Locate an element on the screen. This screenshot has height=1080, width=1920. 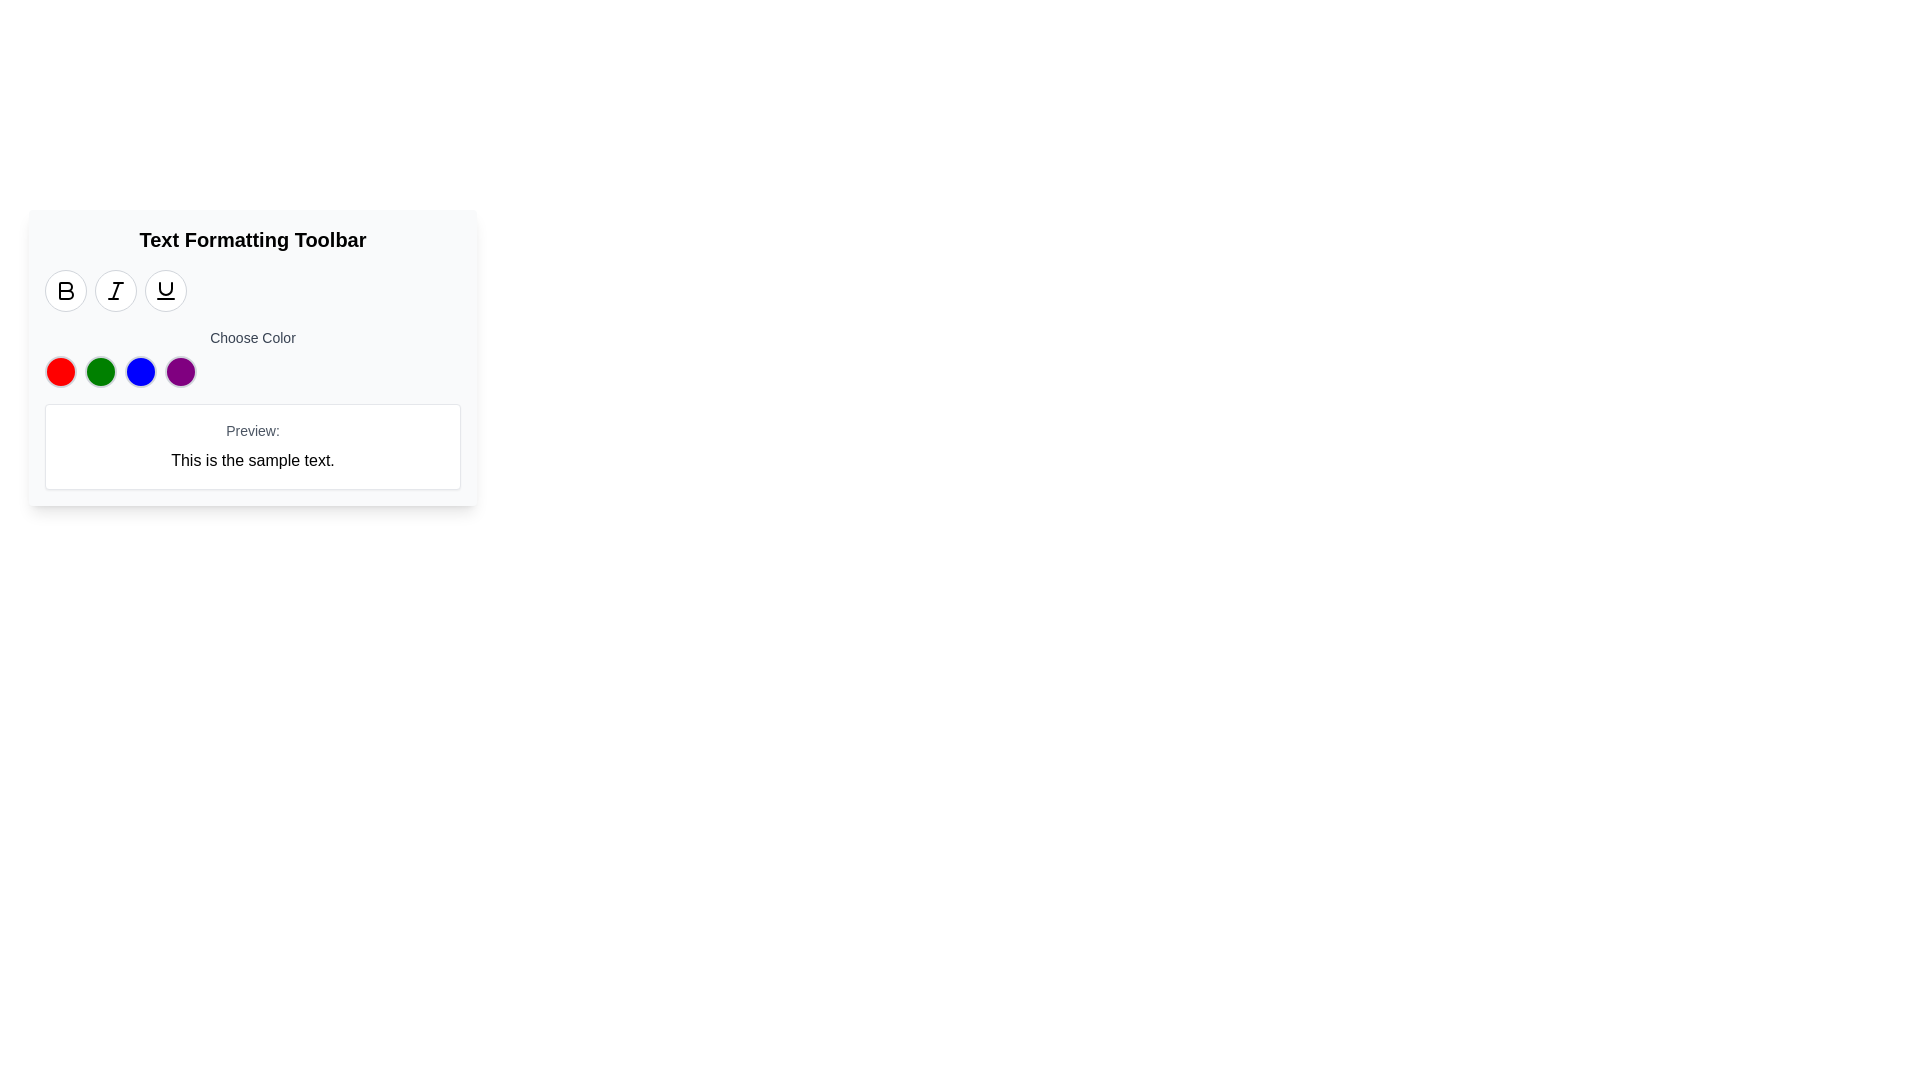
the third button in the 'Text Formatting Toolbar' that applies or removes underlining from selected text is located at coordinates (166, 290).